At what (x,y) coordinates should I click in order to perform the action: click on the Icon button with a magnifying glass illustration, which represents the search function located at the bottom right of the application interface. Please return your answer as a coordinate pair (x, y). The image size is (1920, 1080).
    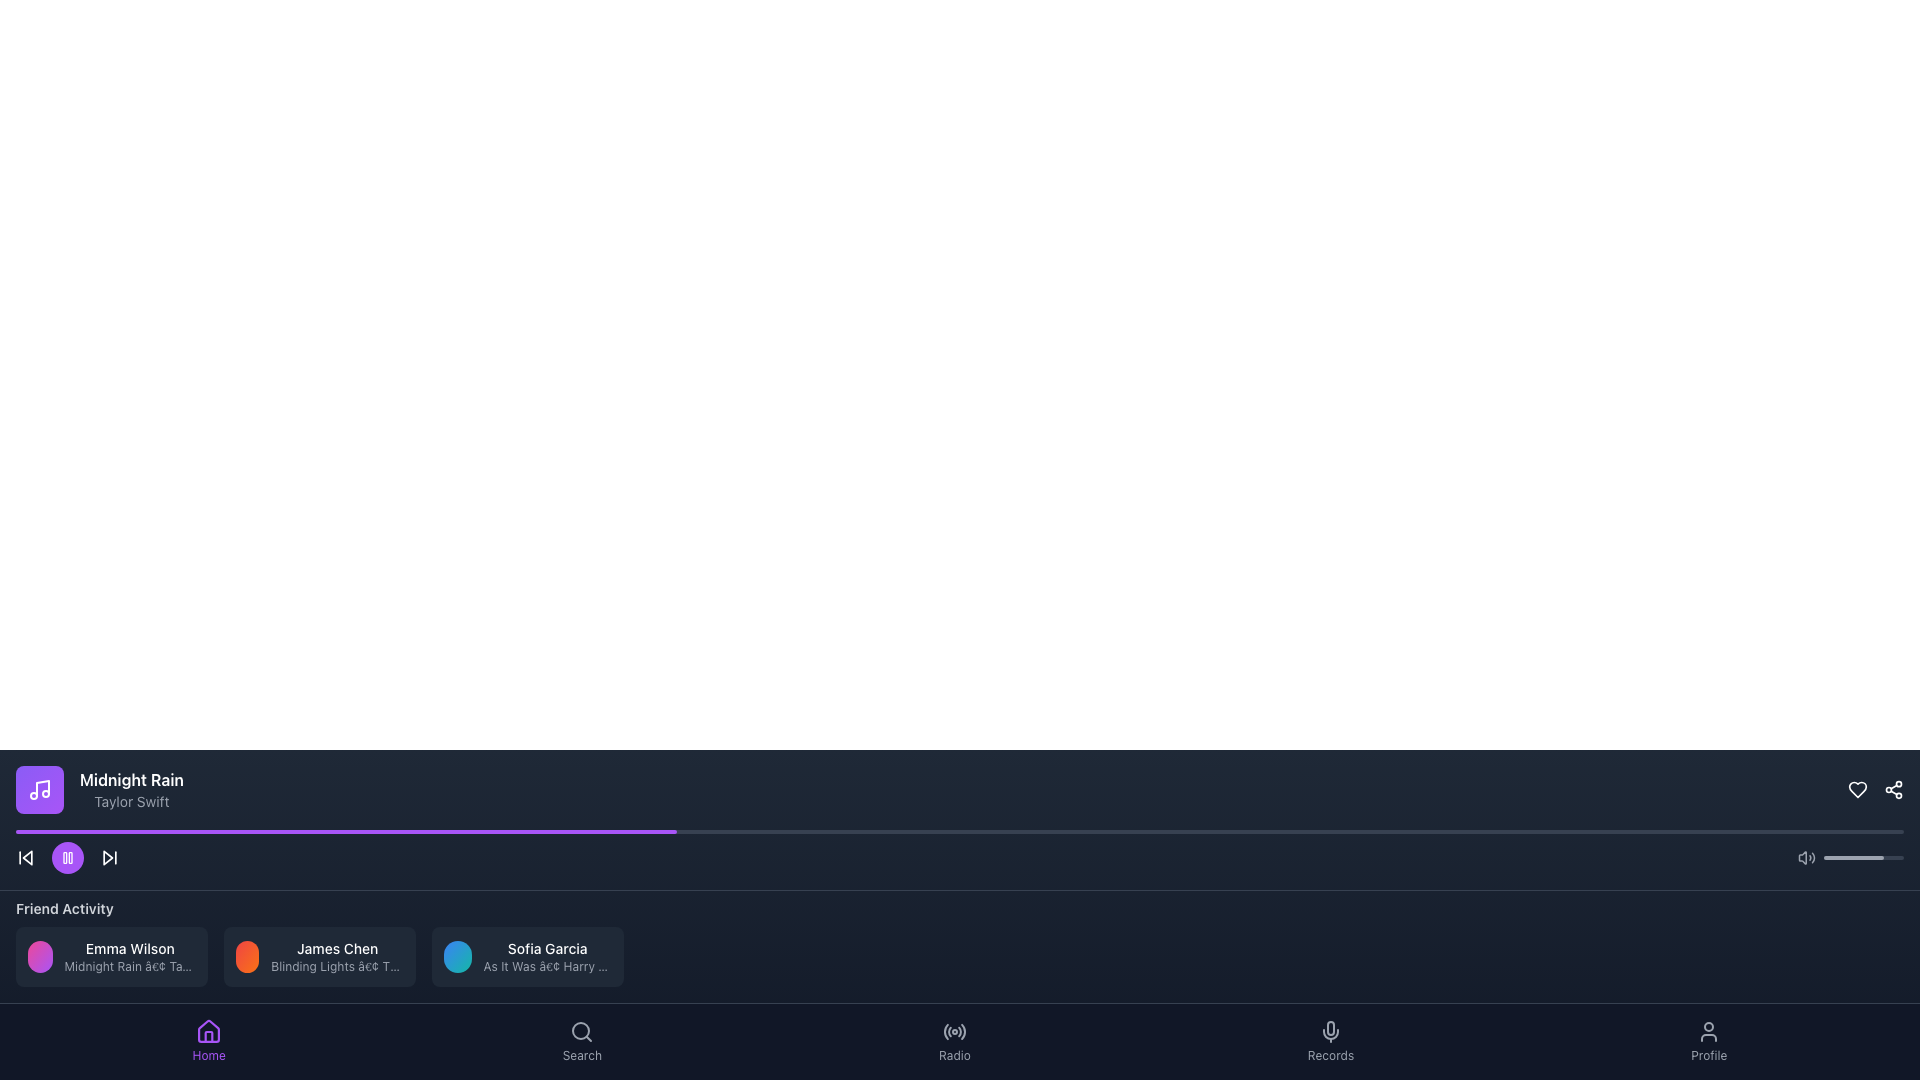
    Looking at the image, I should click on (581, 1032).